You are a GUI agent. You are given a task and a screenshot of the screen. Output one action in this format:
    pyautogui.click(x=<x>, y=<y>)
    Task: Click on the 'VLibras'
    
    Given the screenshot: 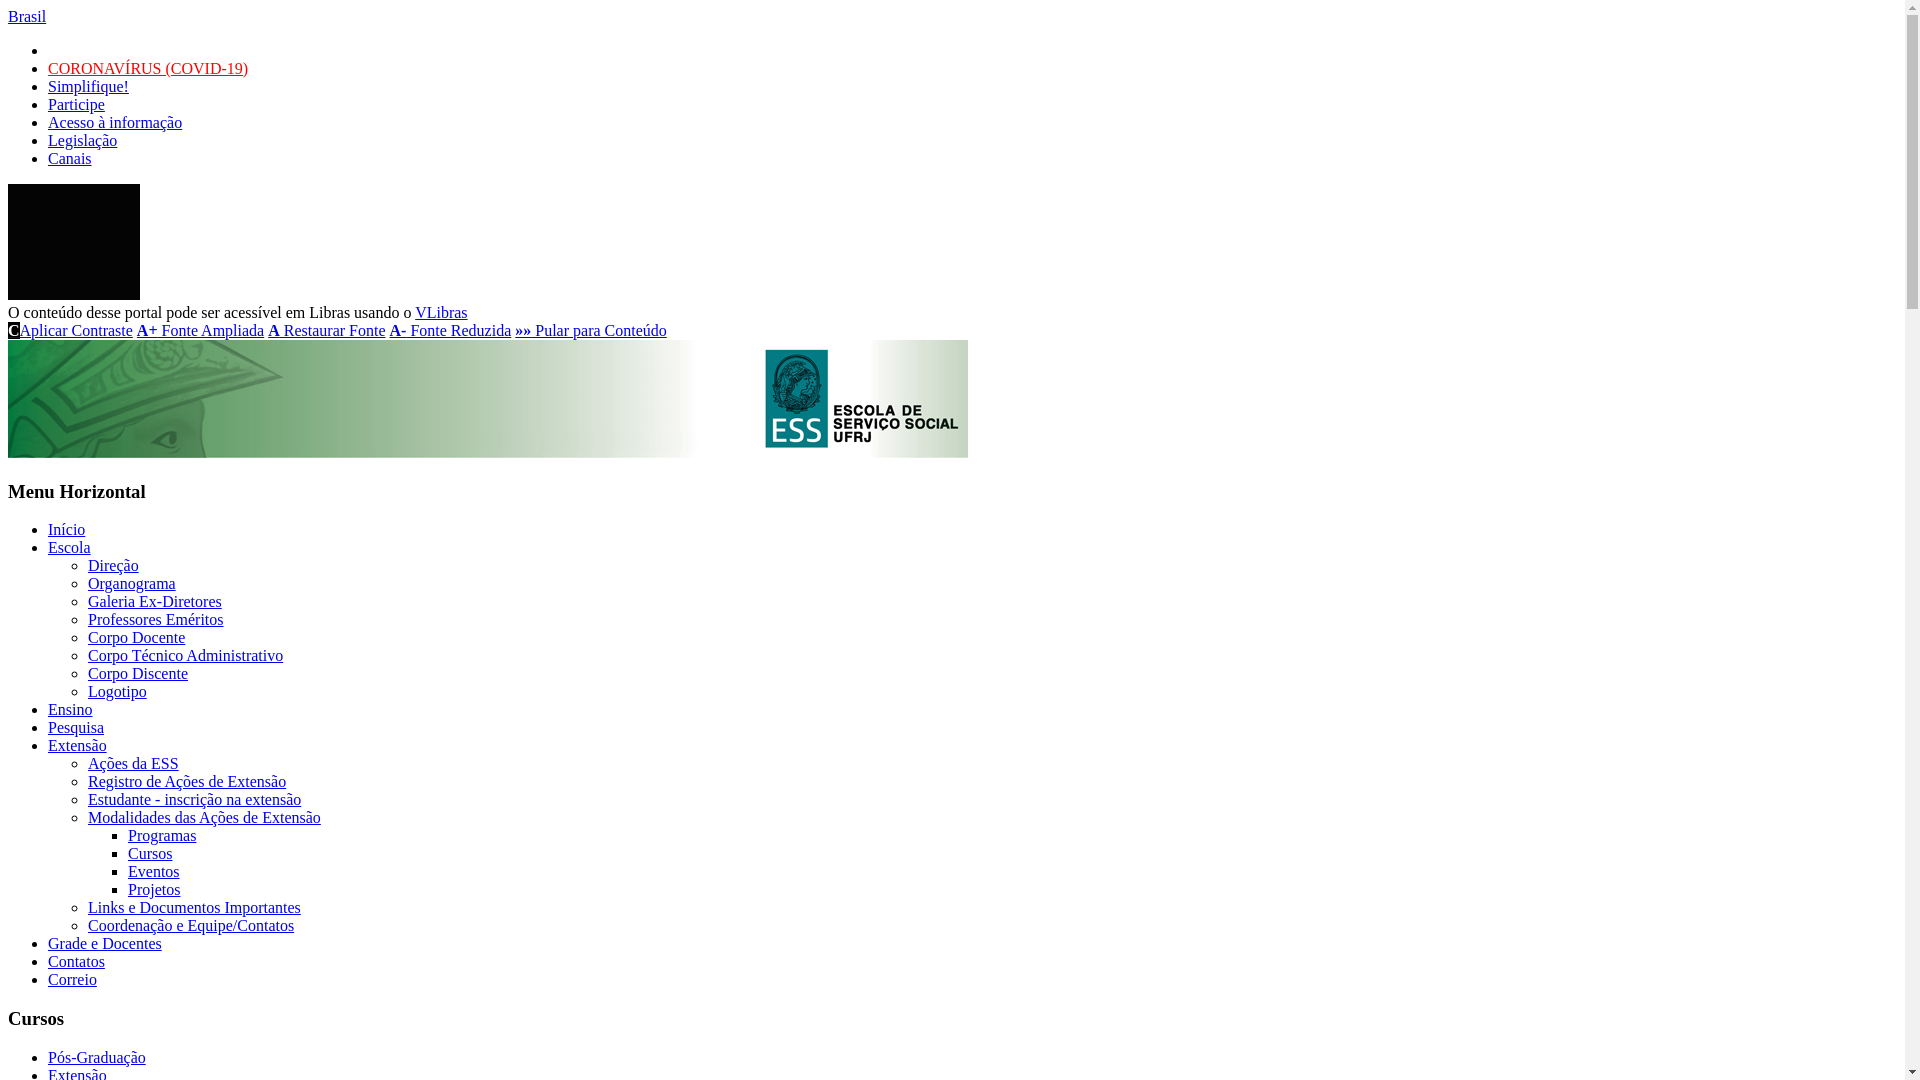 What is the action you would take?
    pyautogui.click(x=440, y=312)
    